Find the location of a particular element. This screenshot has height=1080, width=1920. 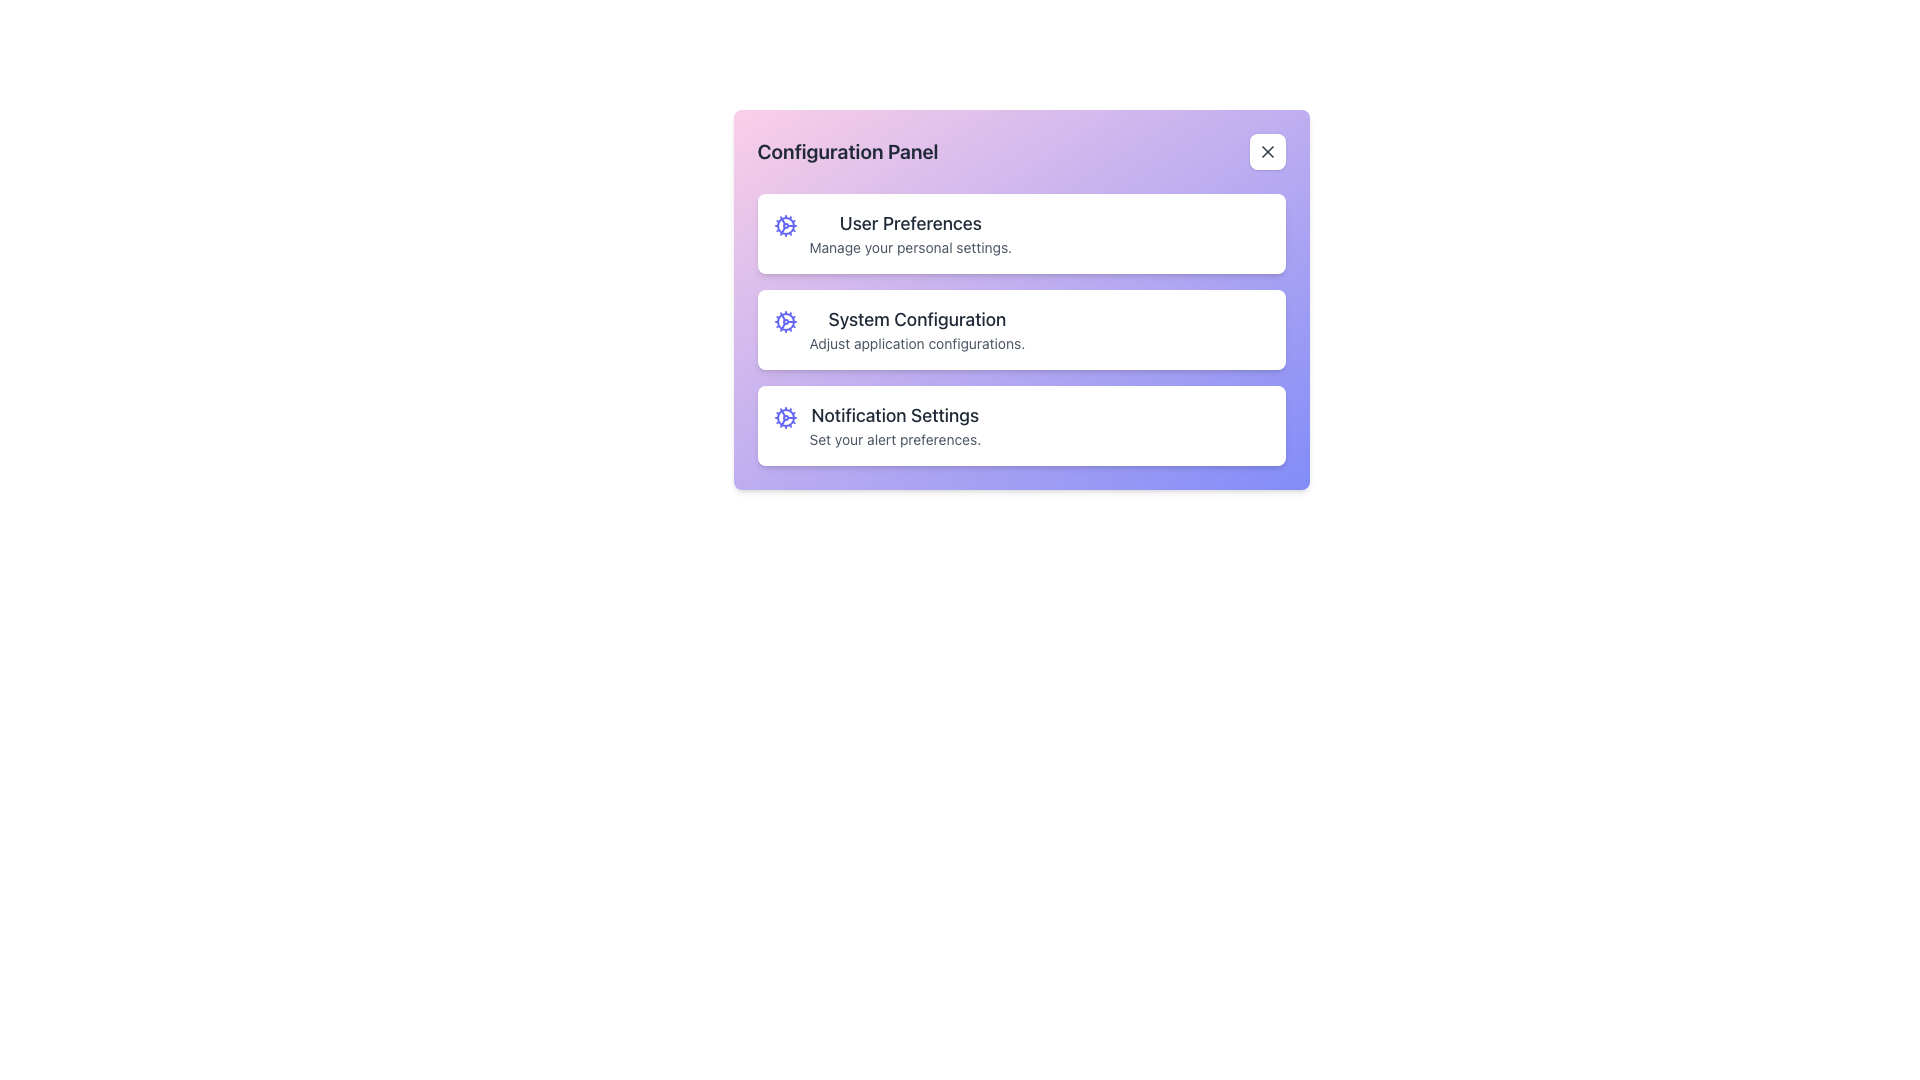

descriptive text label that provides information about the 'System Configuration' option, located beneath its heading in the interface is located at coordinates (916, 342).